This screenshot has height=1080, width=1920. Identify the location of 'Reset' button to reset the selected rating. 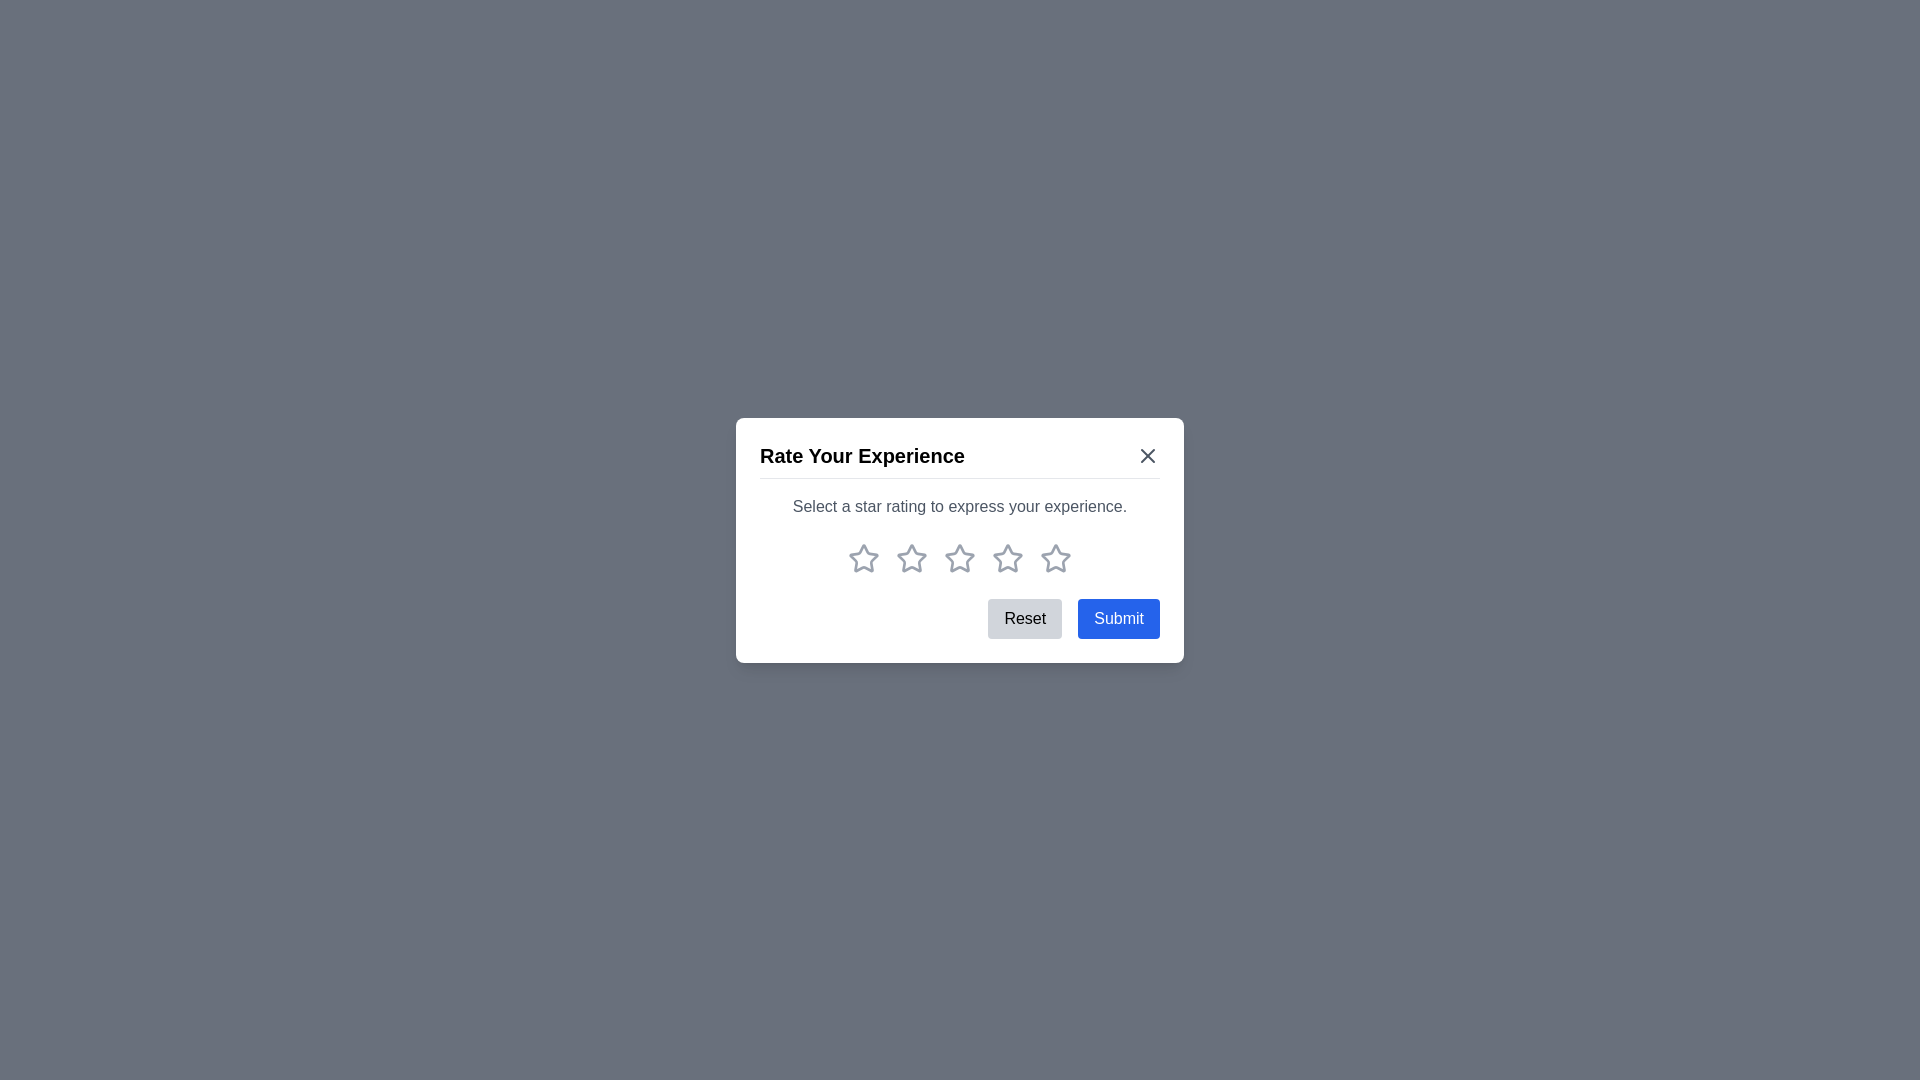
(1025, 616).